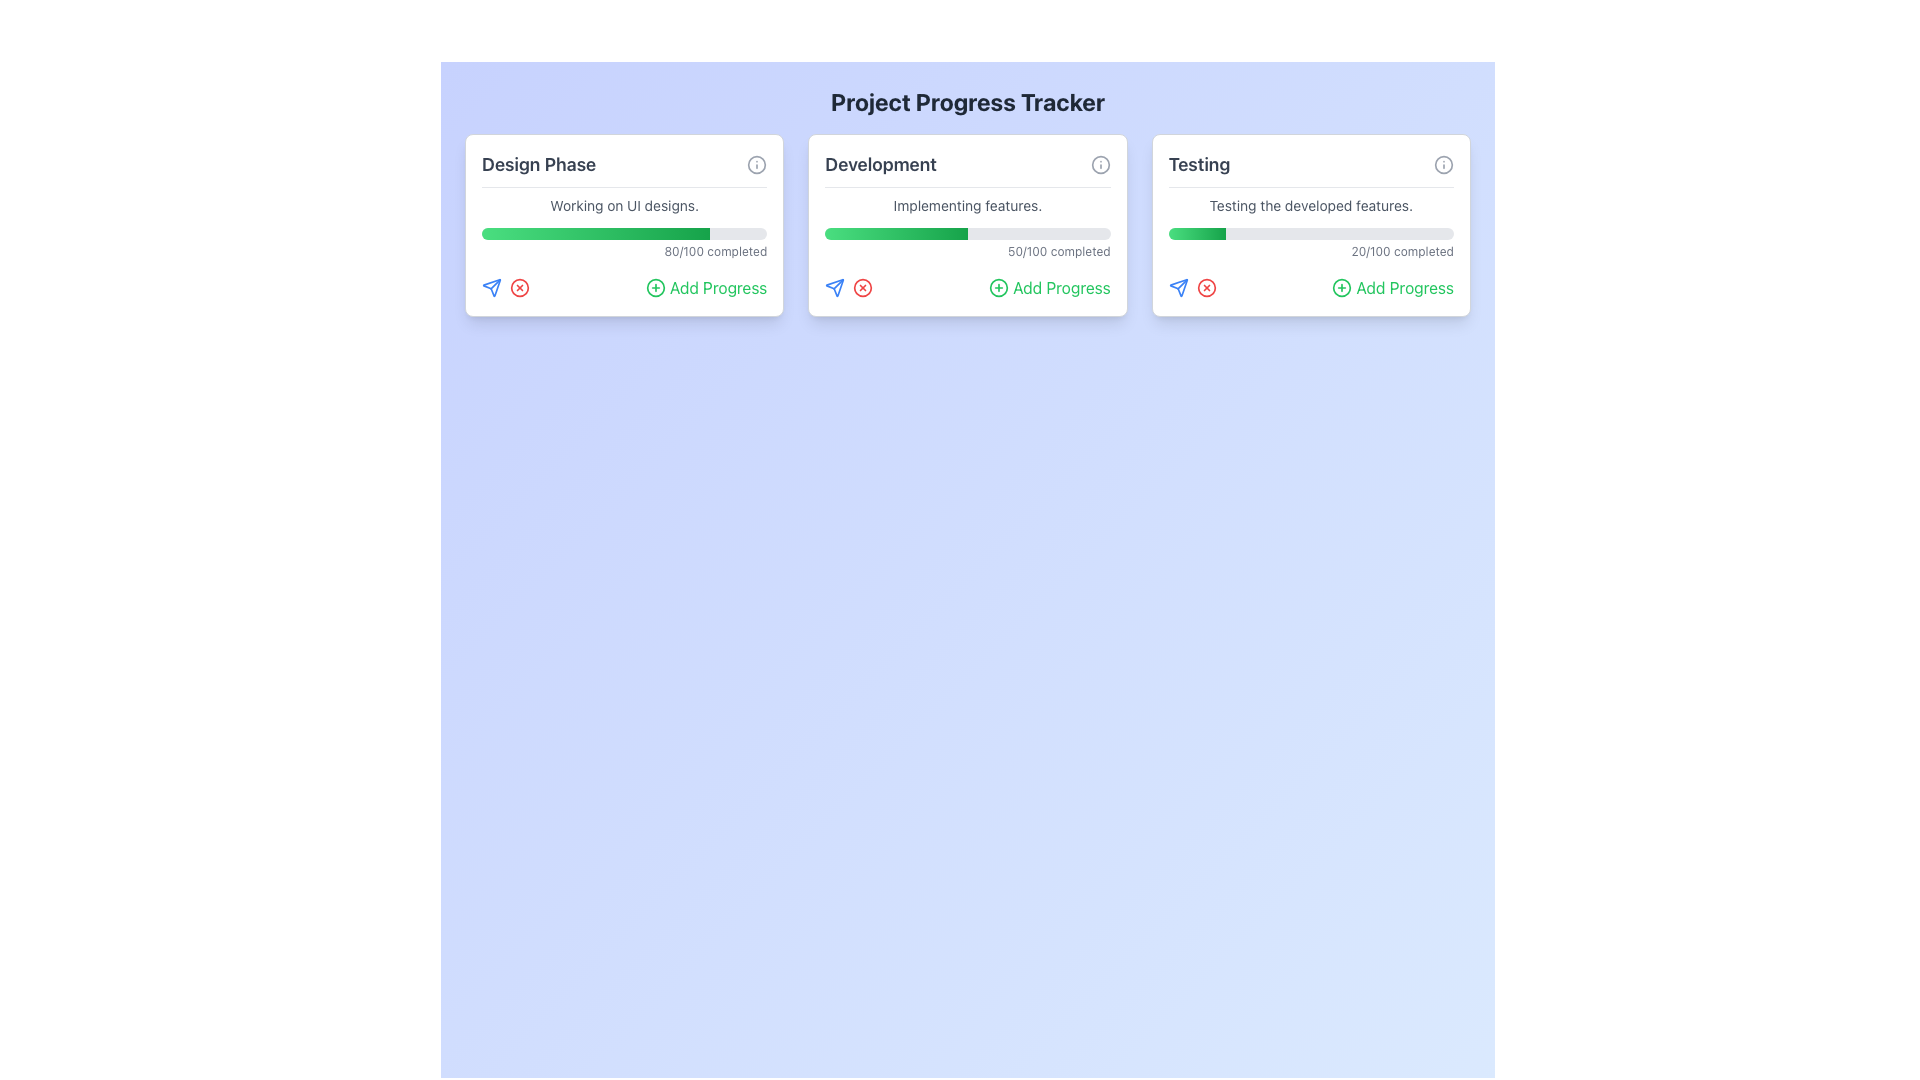  I want to click on the button for the 'Design Phase' task located at the bottom of the card to trigger a tooltip or styling change, so click(706, 288).